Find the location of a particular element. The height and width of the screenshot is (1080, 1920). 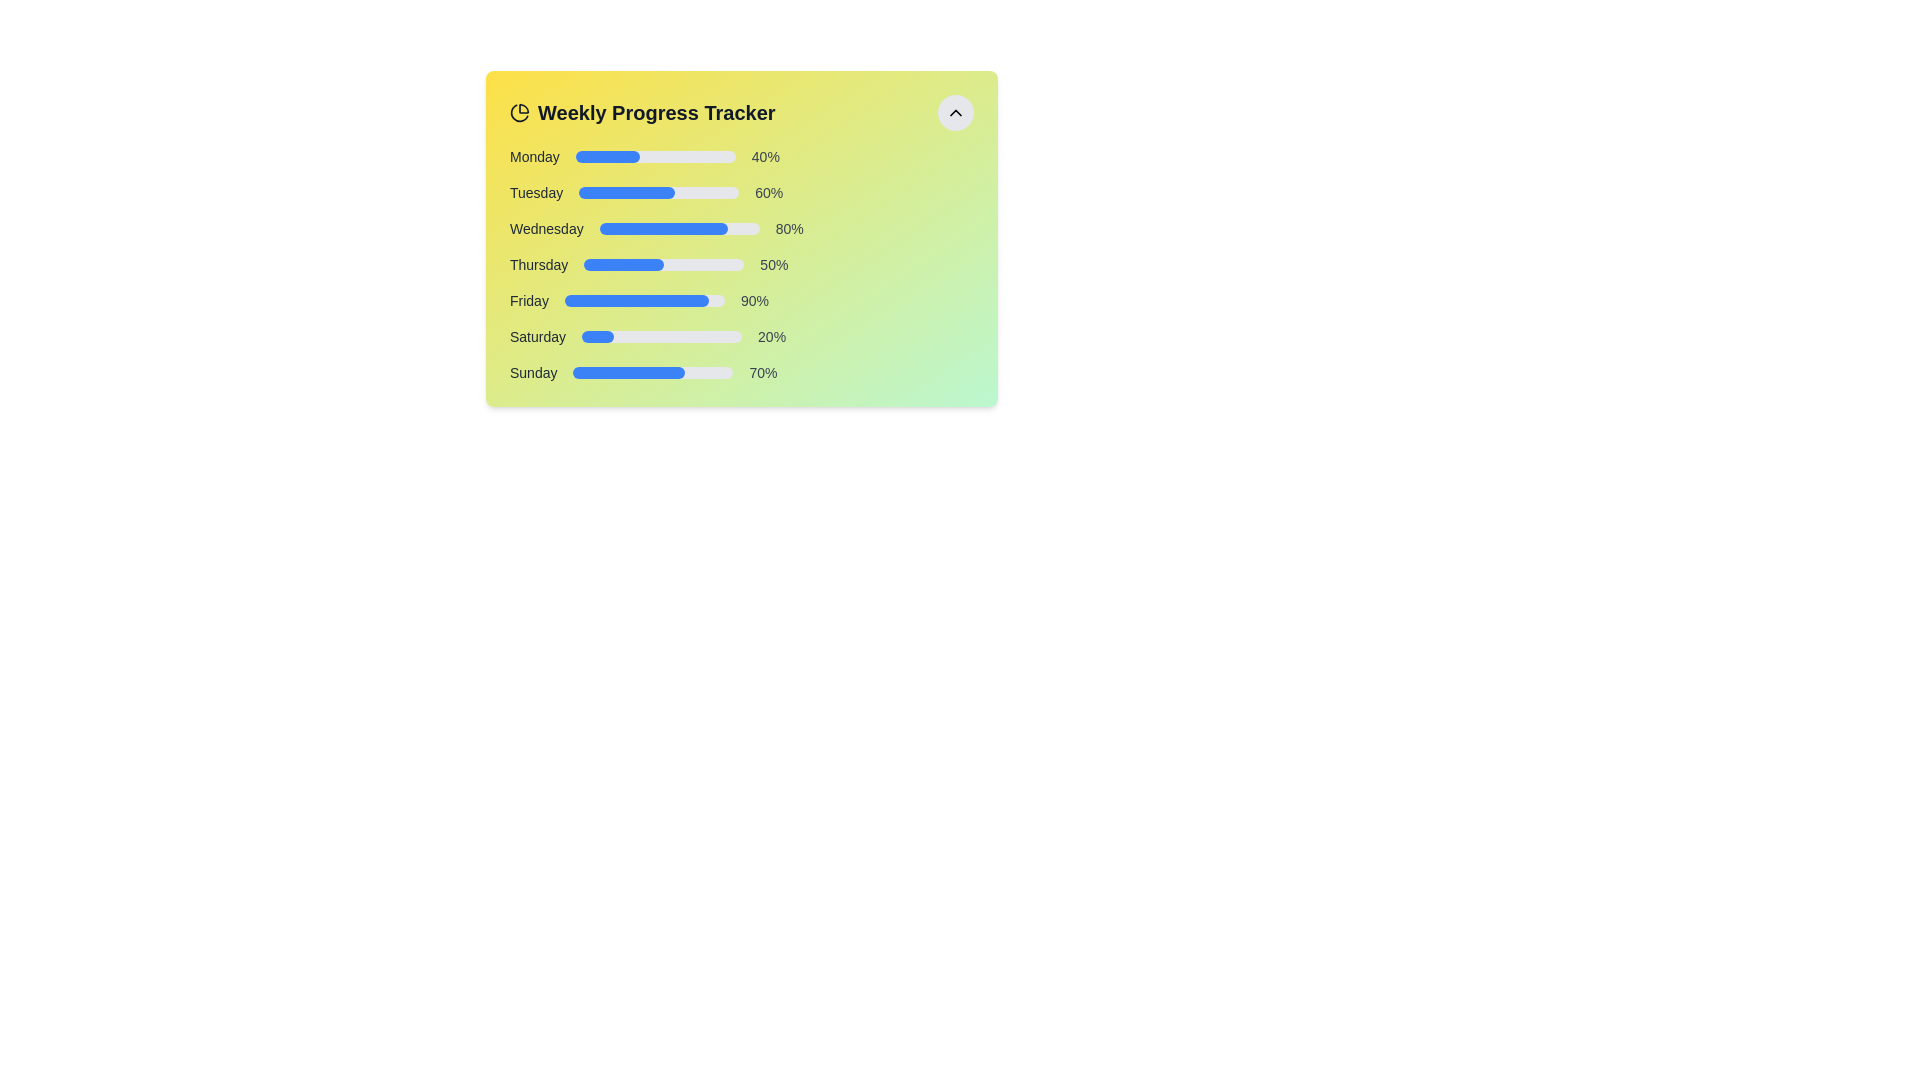

the blue progress bar segment associated with the Saturday label in the 'Weekly Progress Tracker' is located at coordinates (597, 335).